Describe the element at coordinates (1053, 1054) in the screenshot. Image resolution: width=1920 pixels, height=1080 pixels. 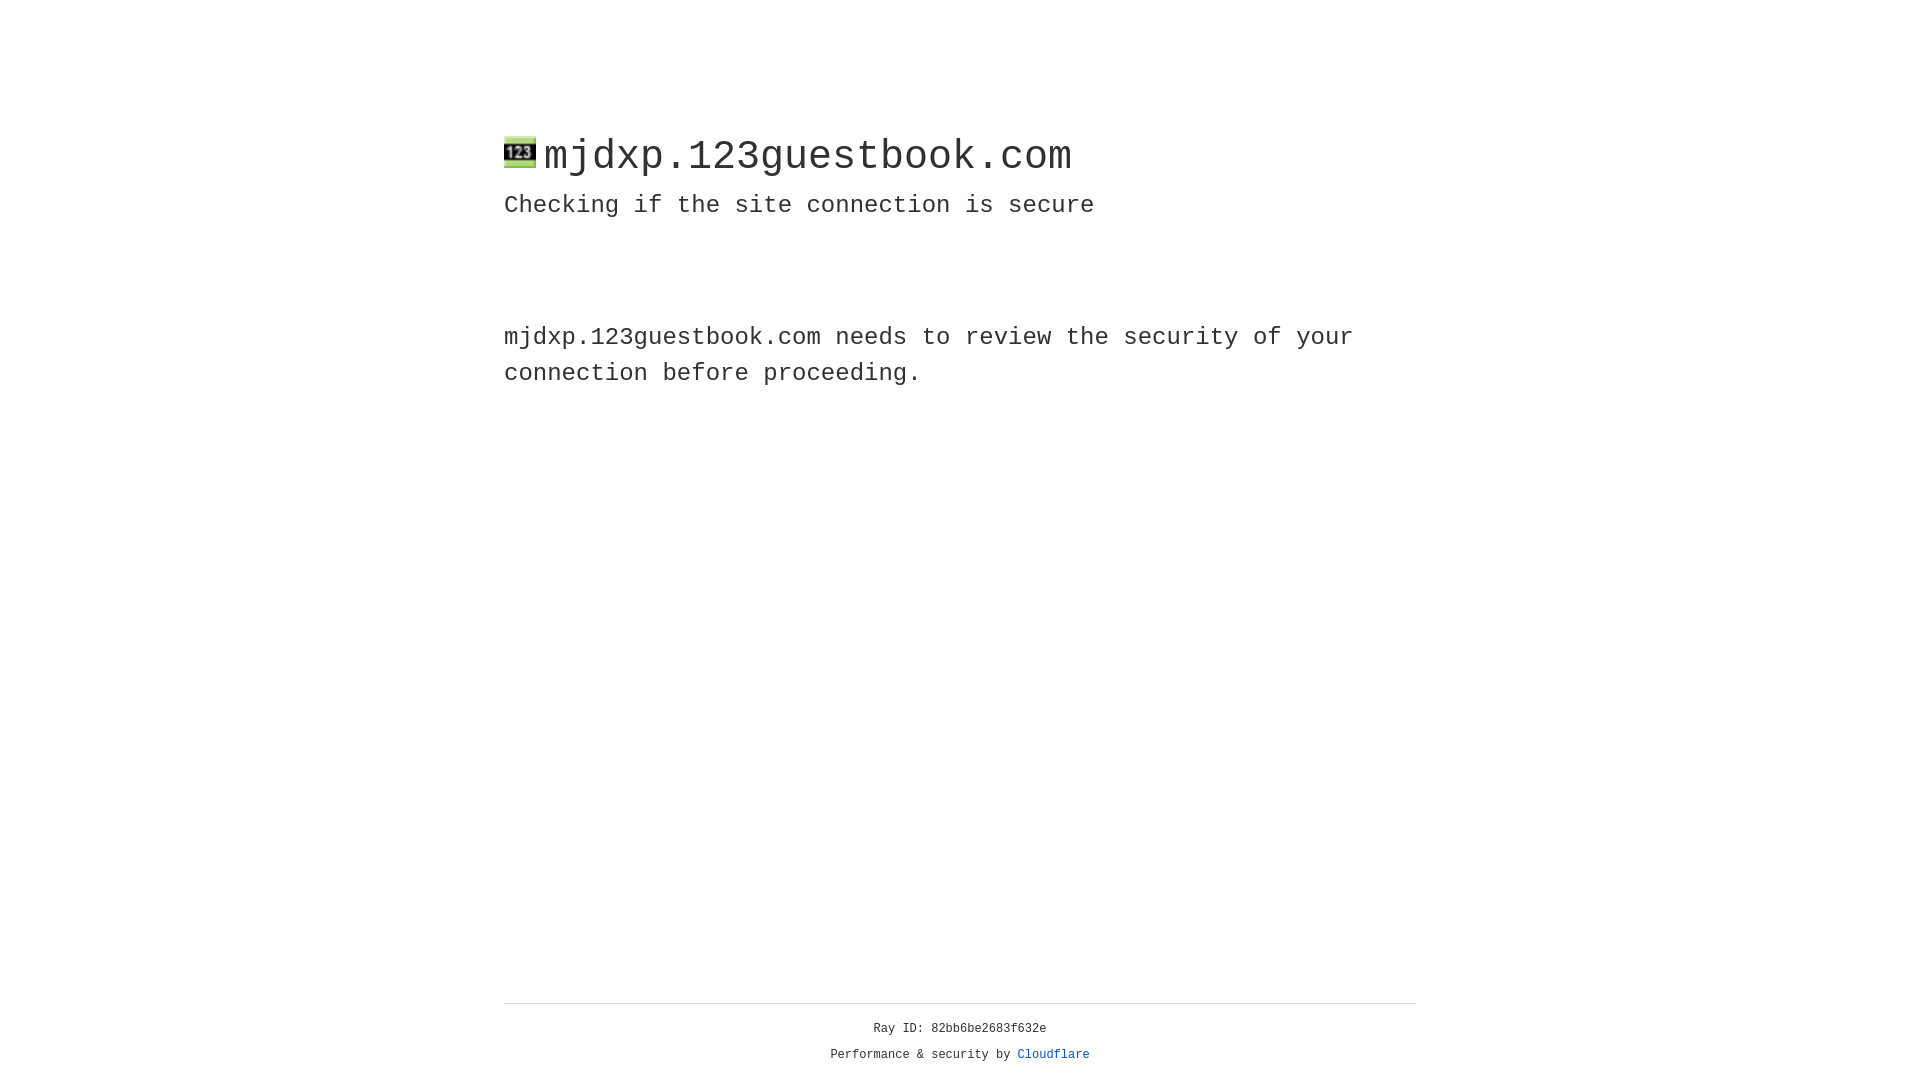
I see `'Cloudflare'` at that location.